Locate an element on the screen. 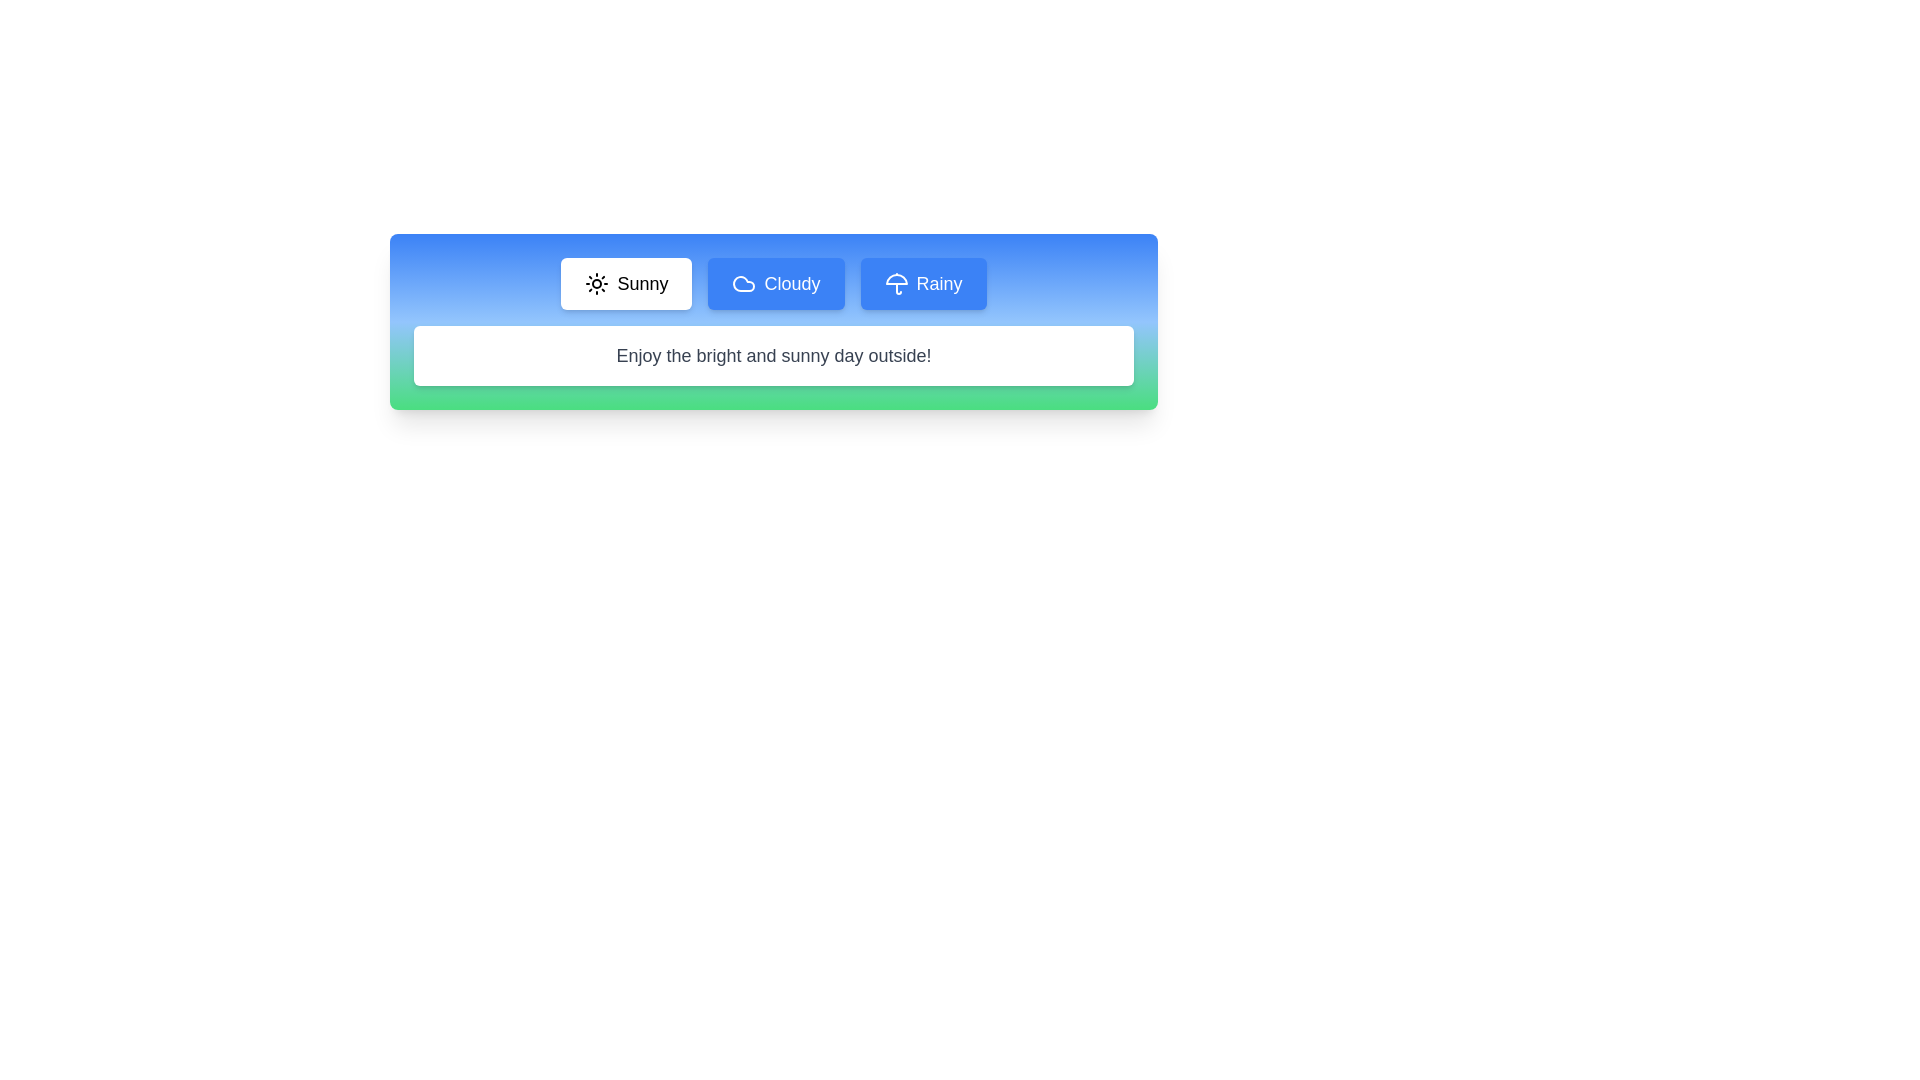 The image size is (1920, 1080). the Rainy tab to see its hover effect is located at coordinates (922, 284).